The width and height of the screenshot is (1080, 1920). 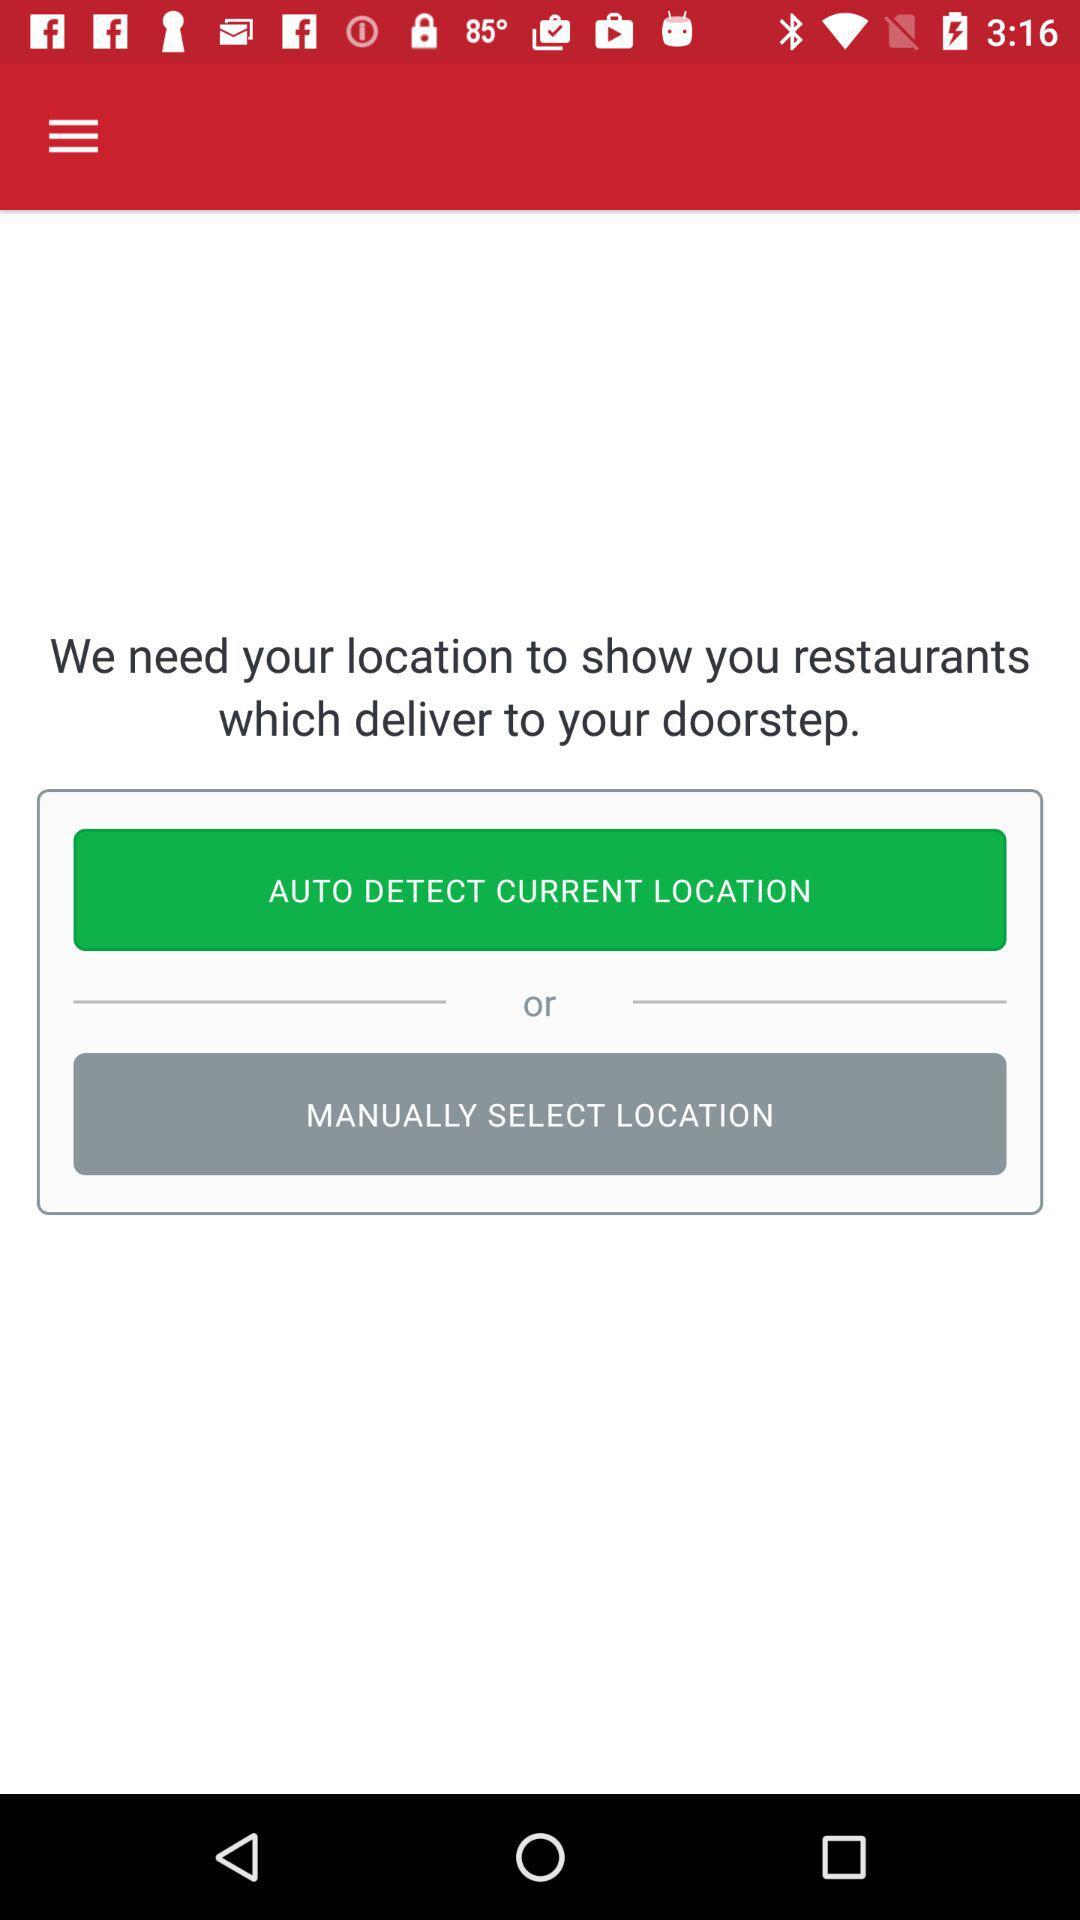 I want to click on the item at the top left corner, so click(x=72, y=135).